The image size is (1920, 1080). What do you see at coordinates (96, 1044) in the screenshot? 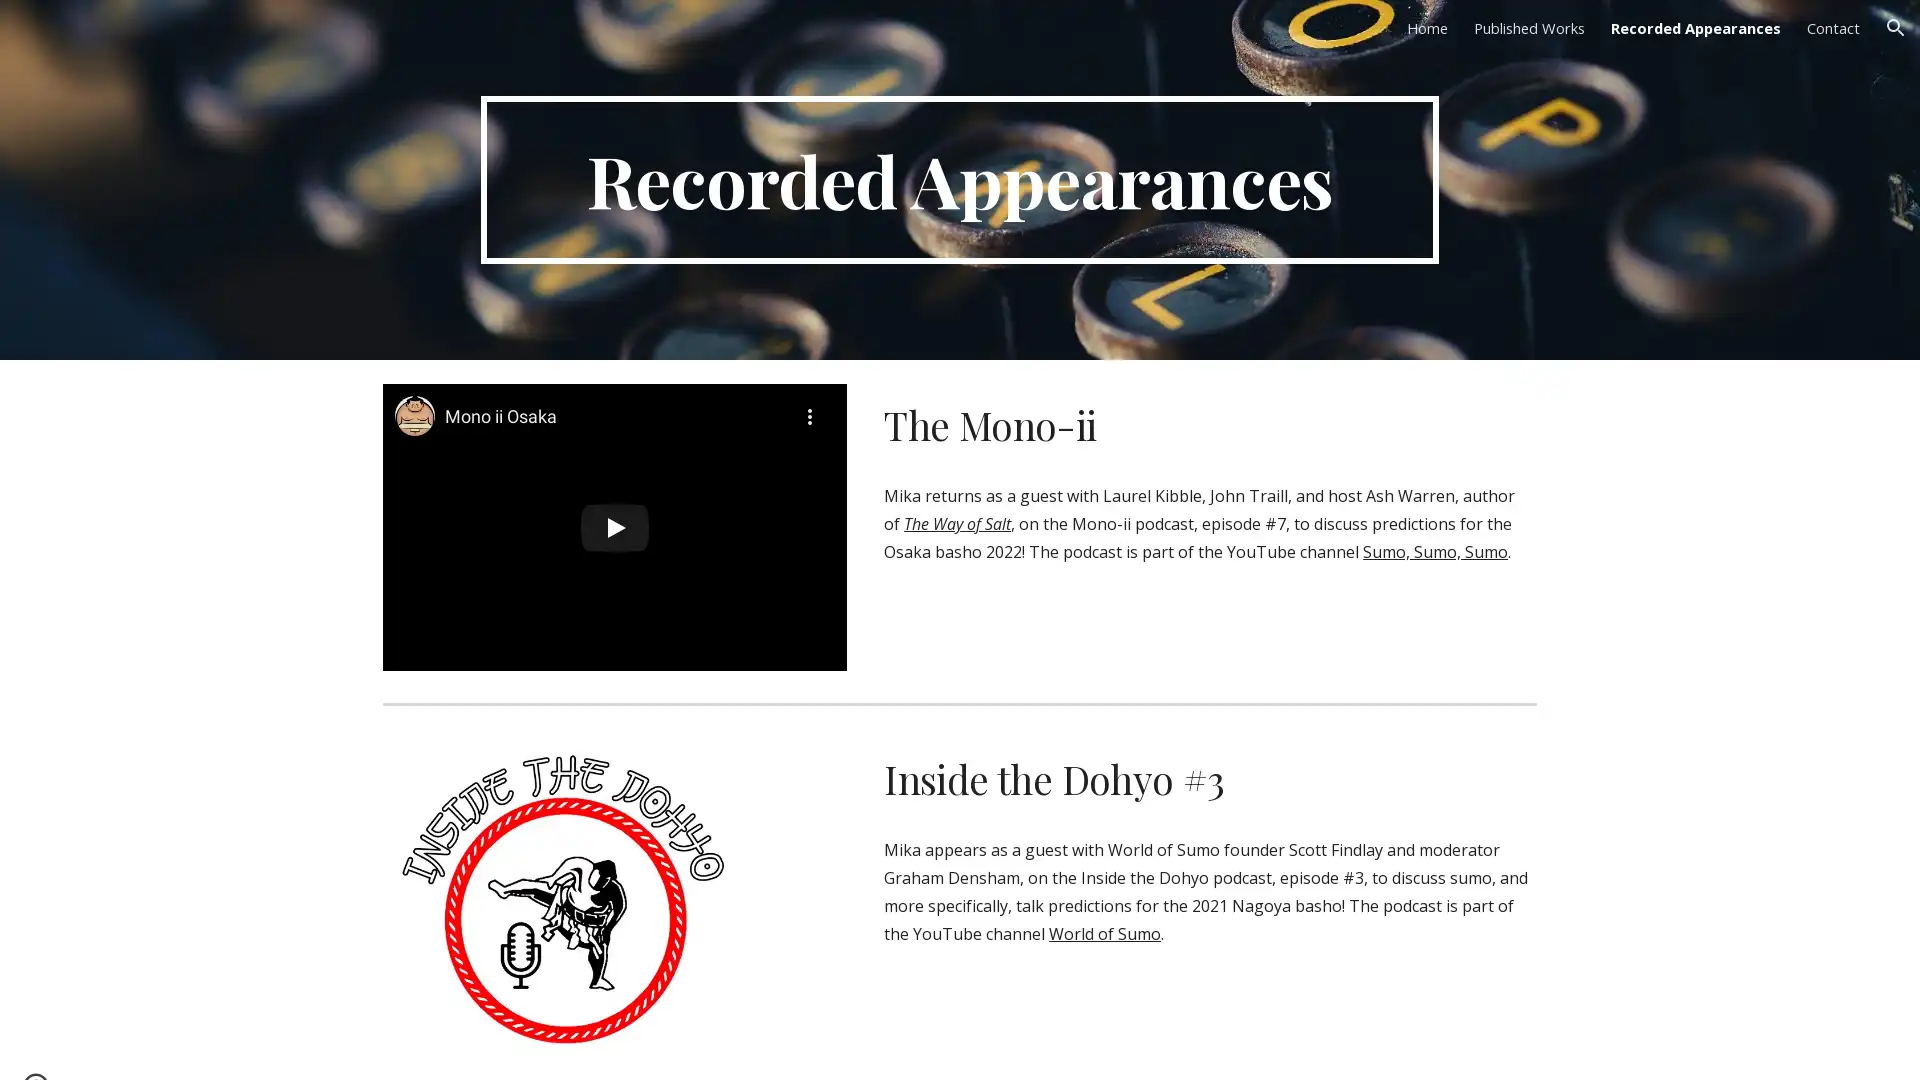
I see `Google Sites` at bounding box center [96, 1044].